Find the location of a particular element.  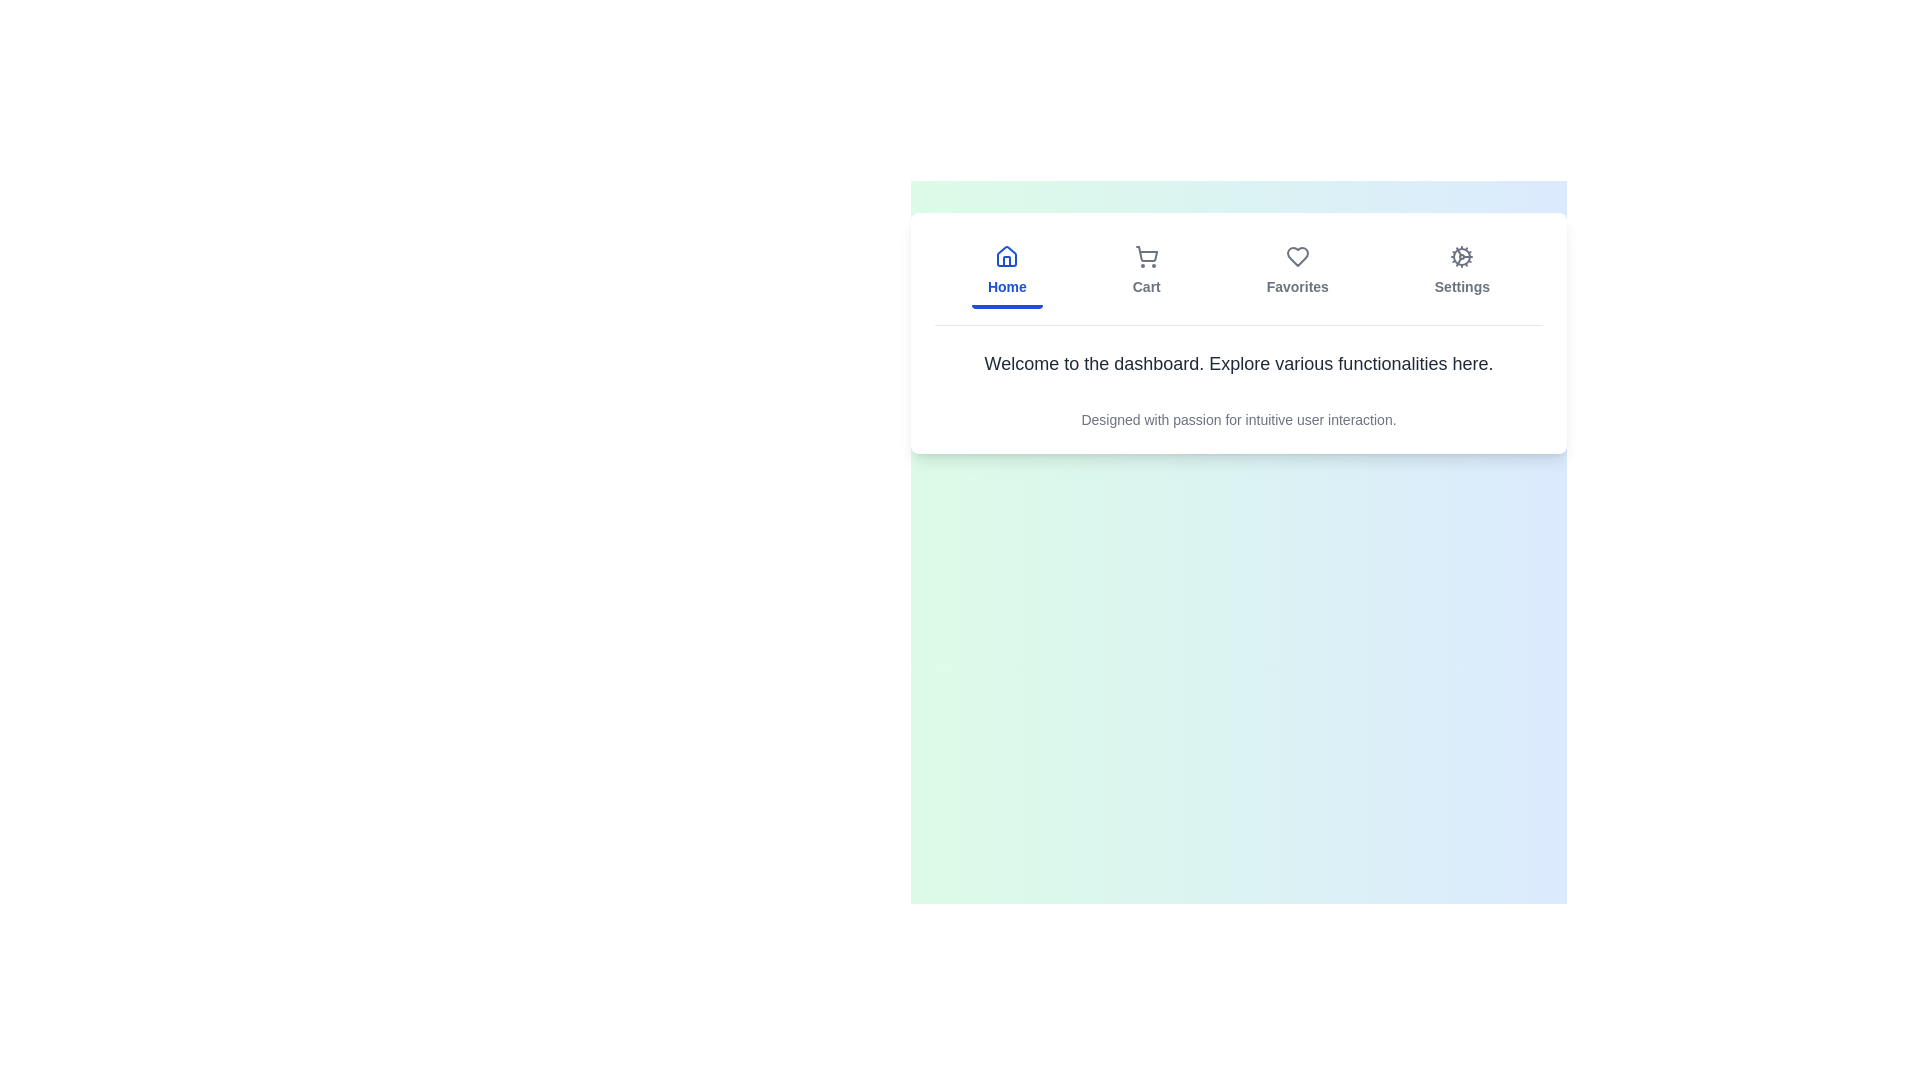

the 'Home' text label that provides clarification for the 'Home' navigation button, positioned below the house icon in the vertical navigation structure is located at coordinates (1007, 286).